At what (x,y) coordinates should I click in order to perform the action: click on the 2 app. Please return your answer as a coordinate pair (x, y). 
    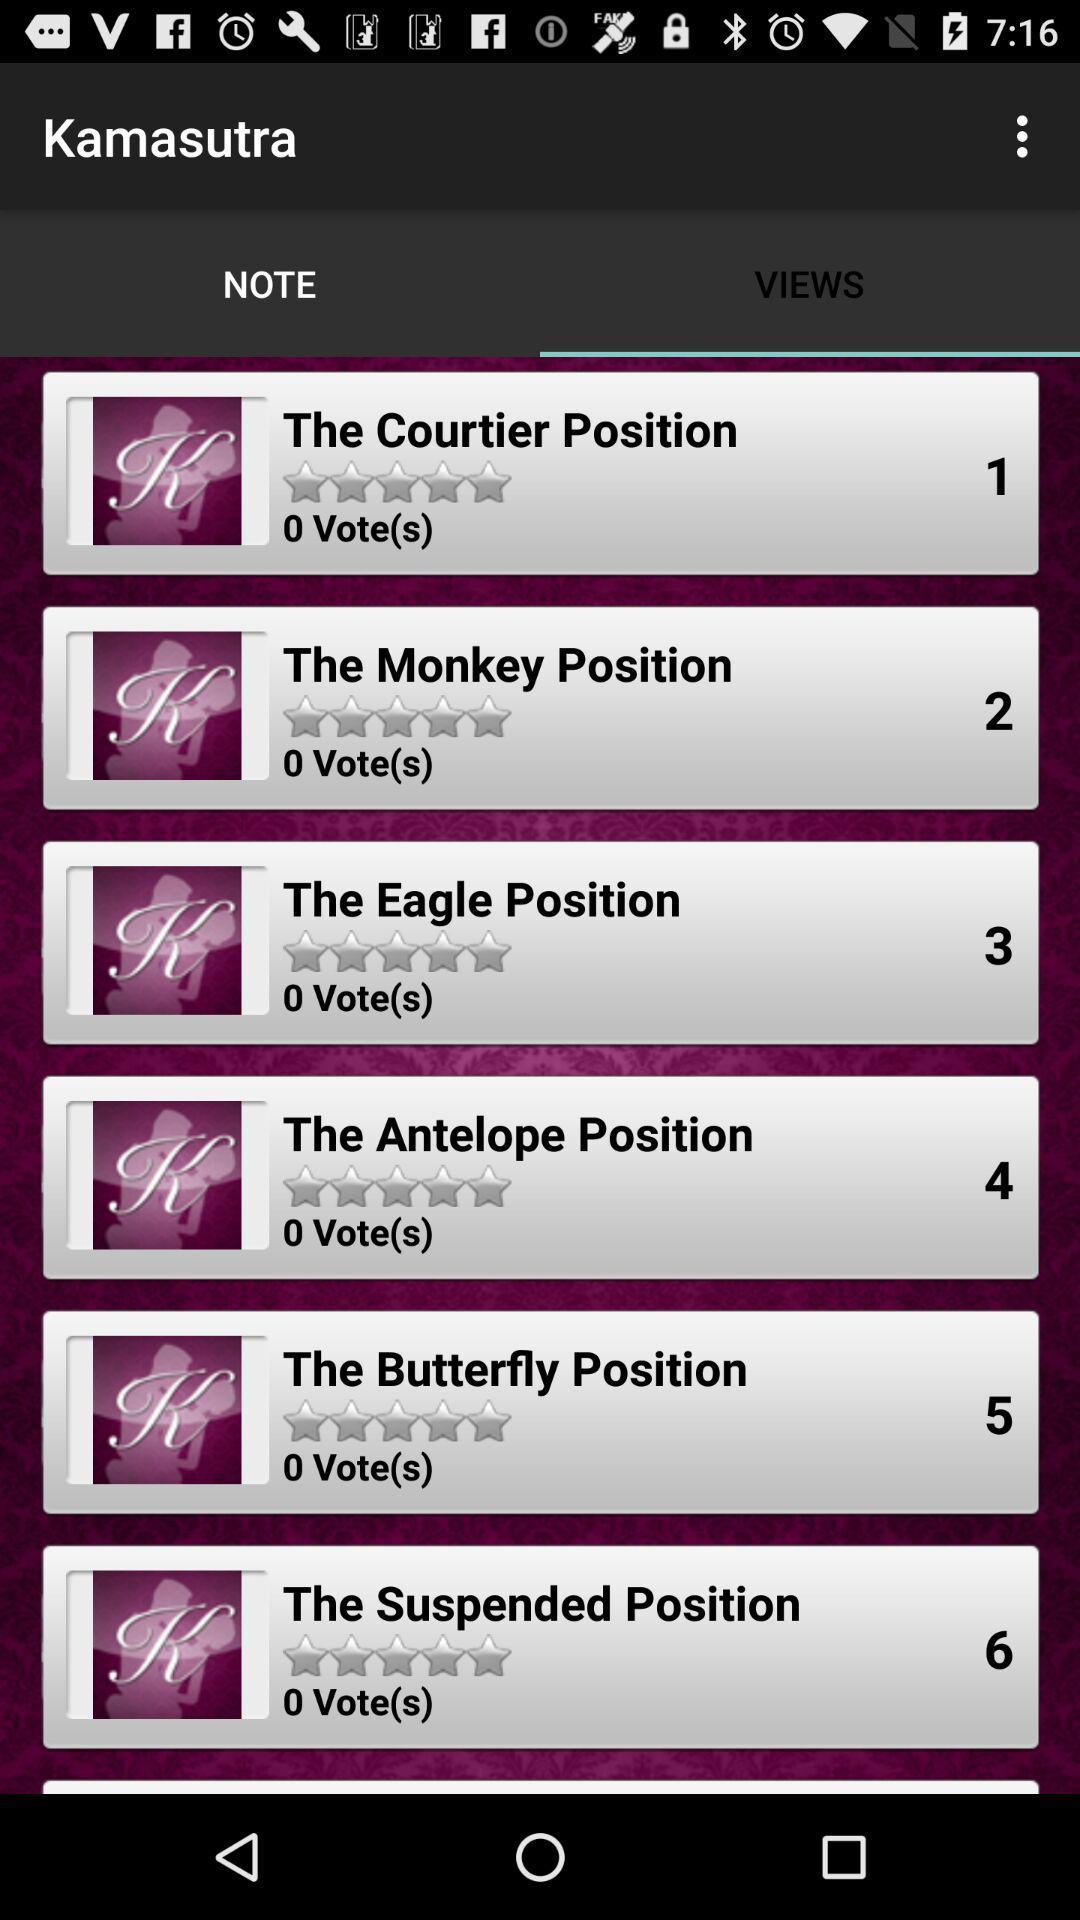
    Looking at the image, I should click on (999, 709).